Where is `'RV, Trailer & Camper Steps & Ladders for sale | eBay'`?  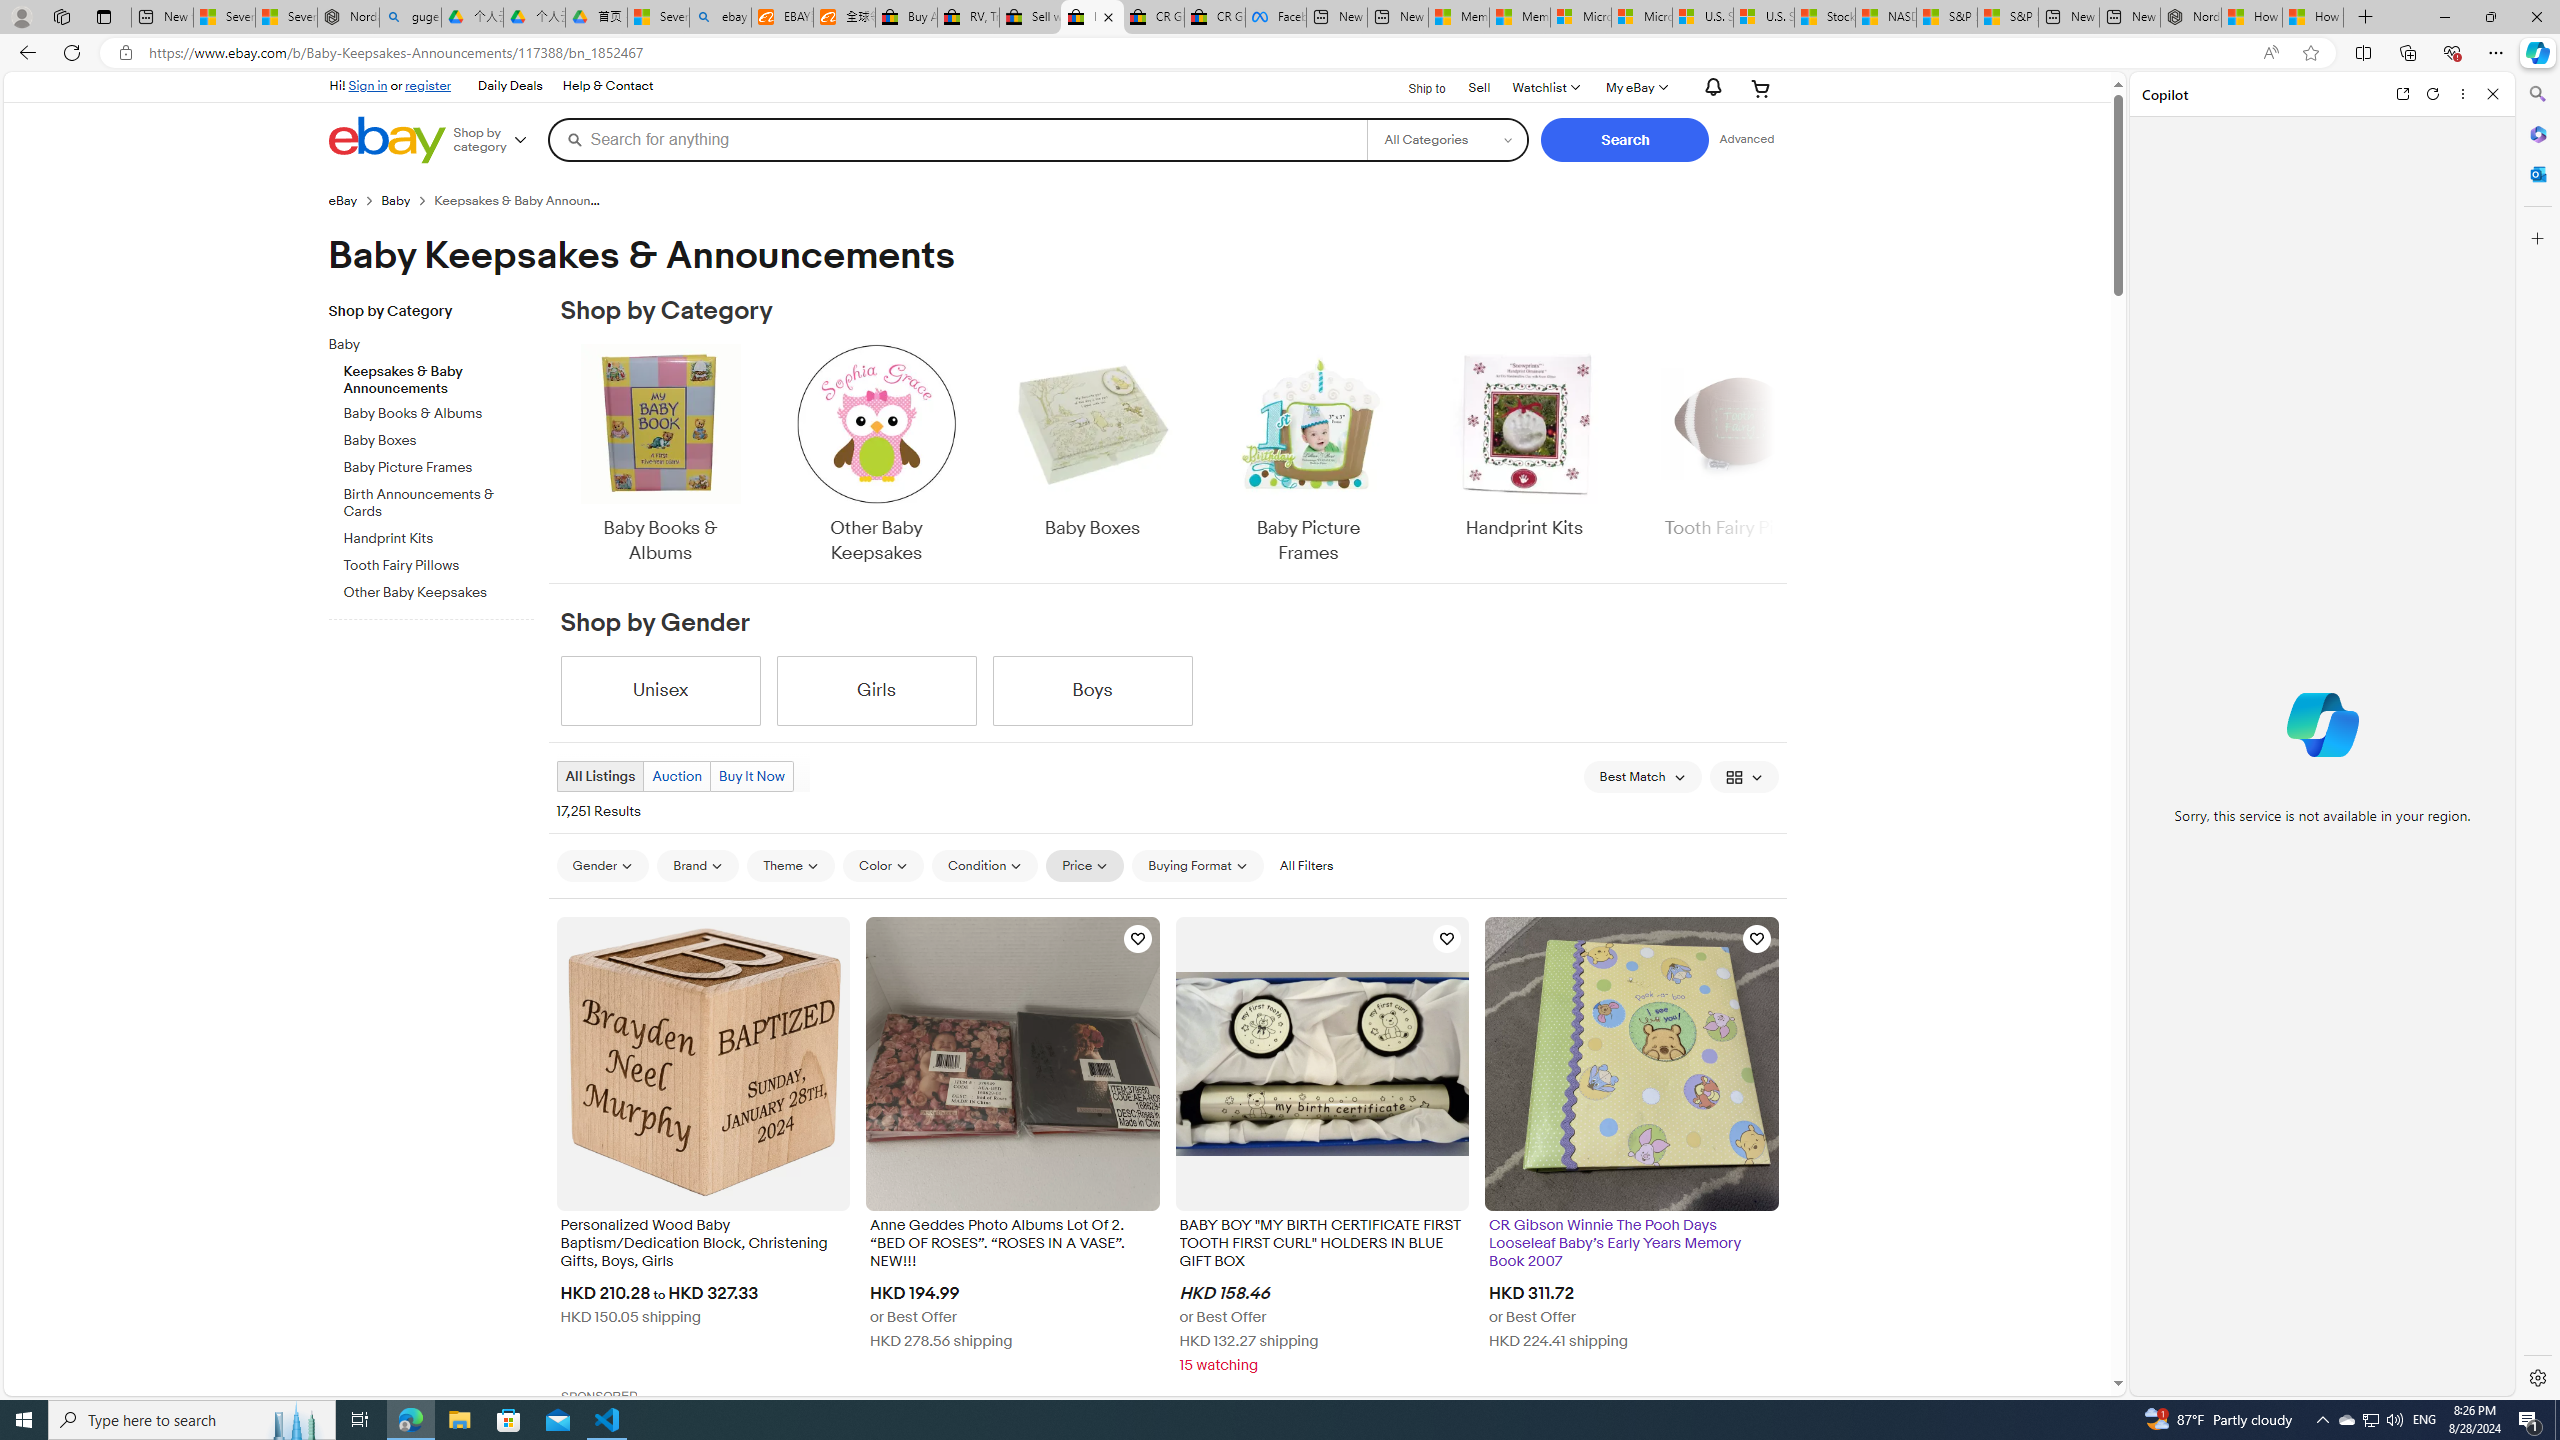 'RV, Trailer & Camper Steps & Ladders for sale | eBay' is located at coordinates (967, 16).